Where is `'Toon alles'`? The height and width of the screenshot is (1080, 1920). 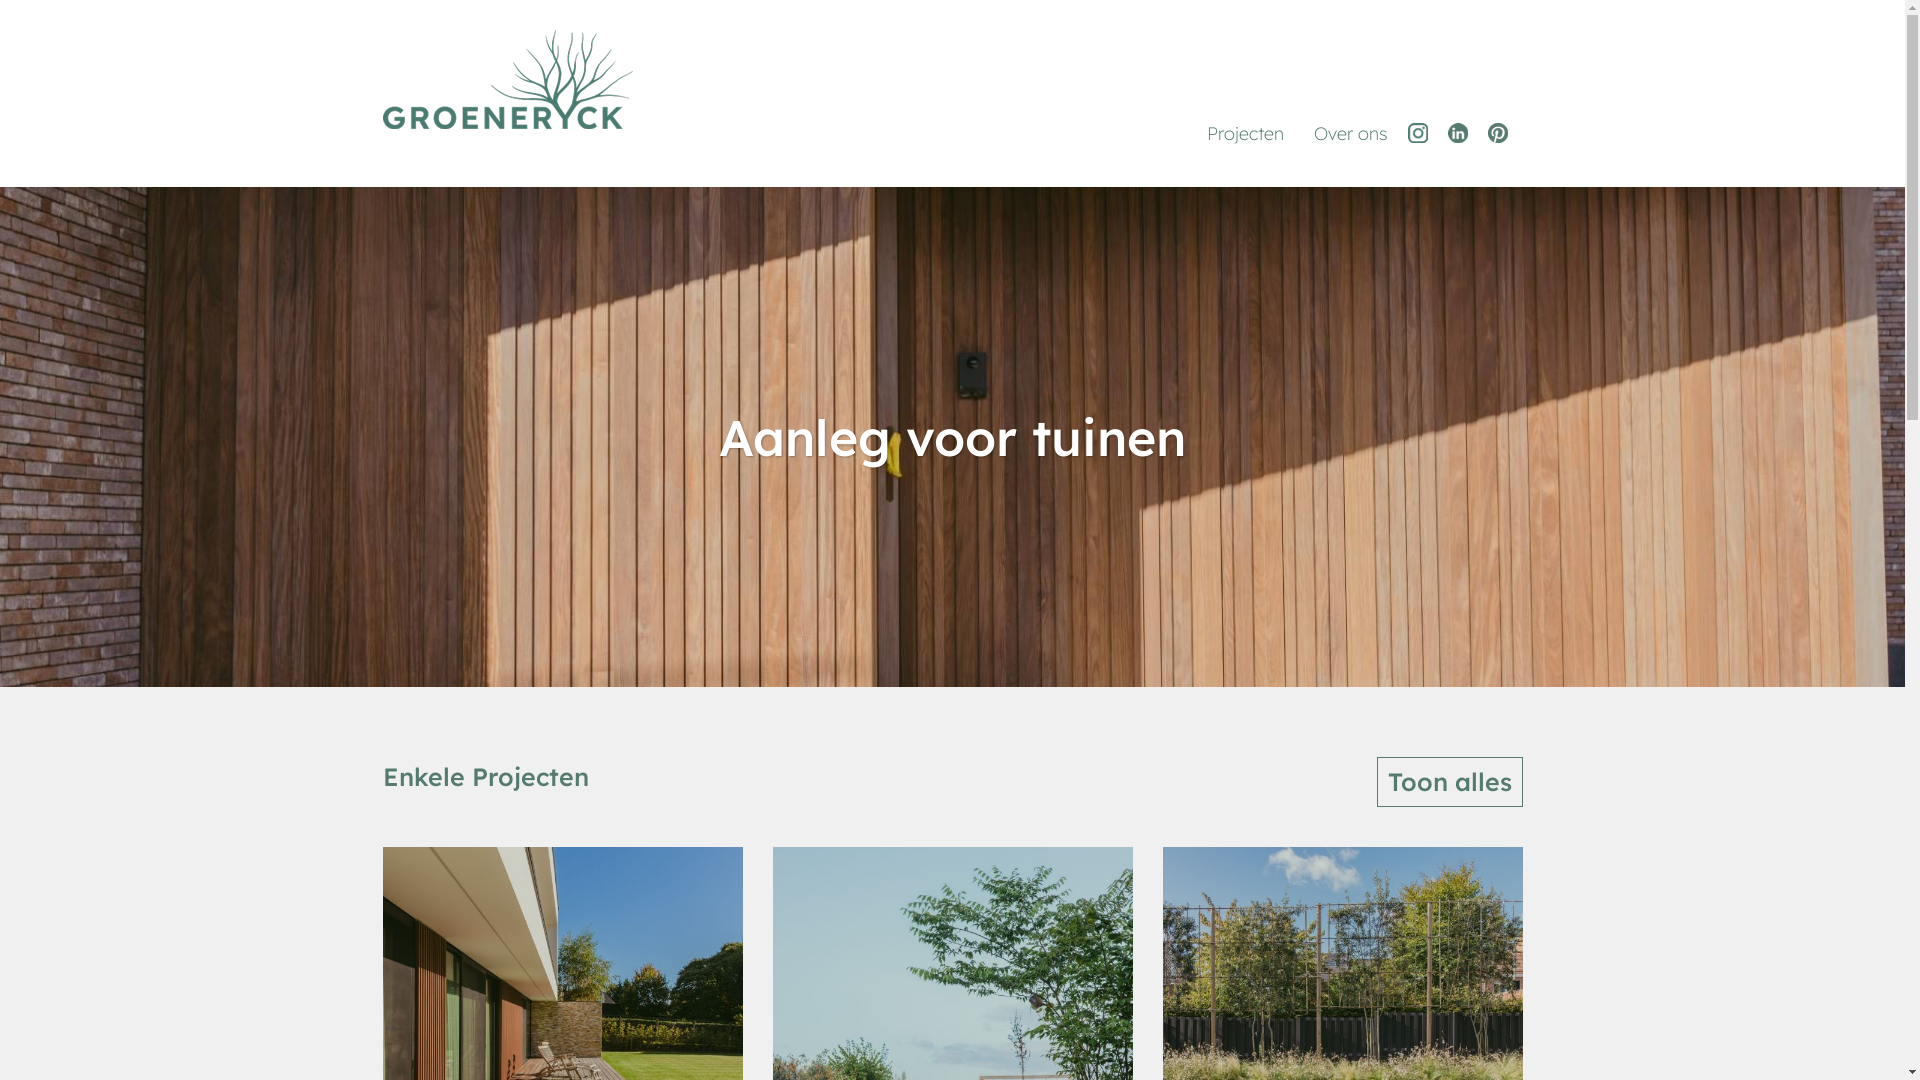 'Toon alles' is located at coordinates (1449, 781).